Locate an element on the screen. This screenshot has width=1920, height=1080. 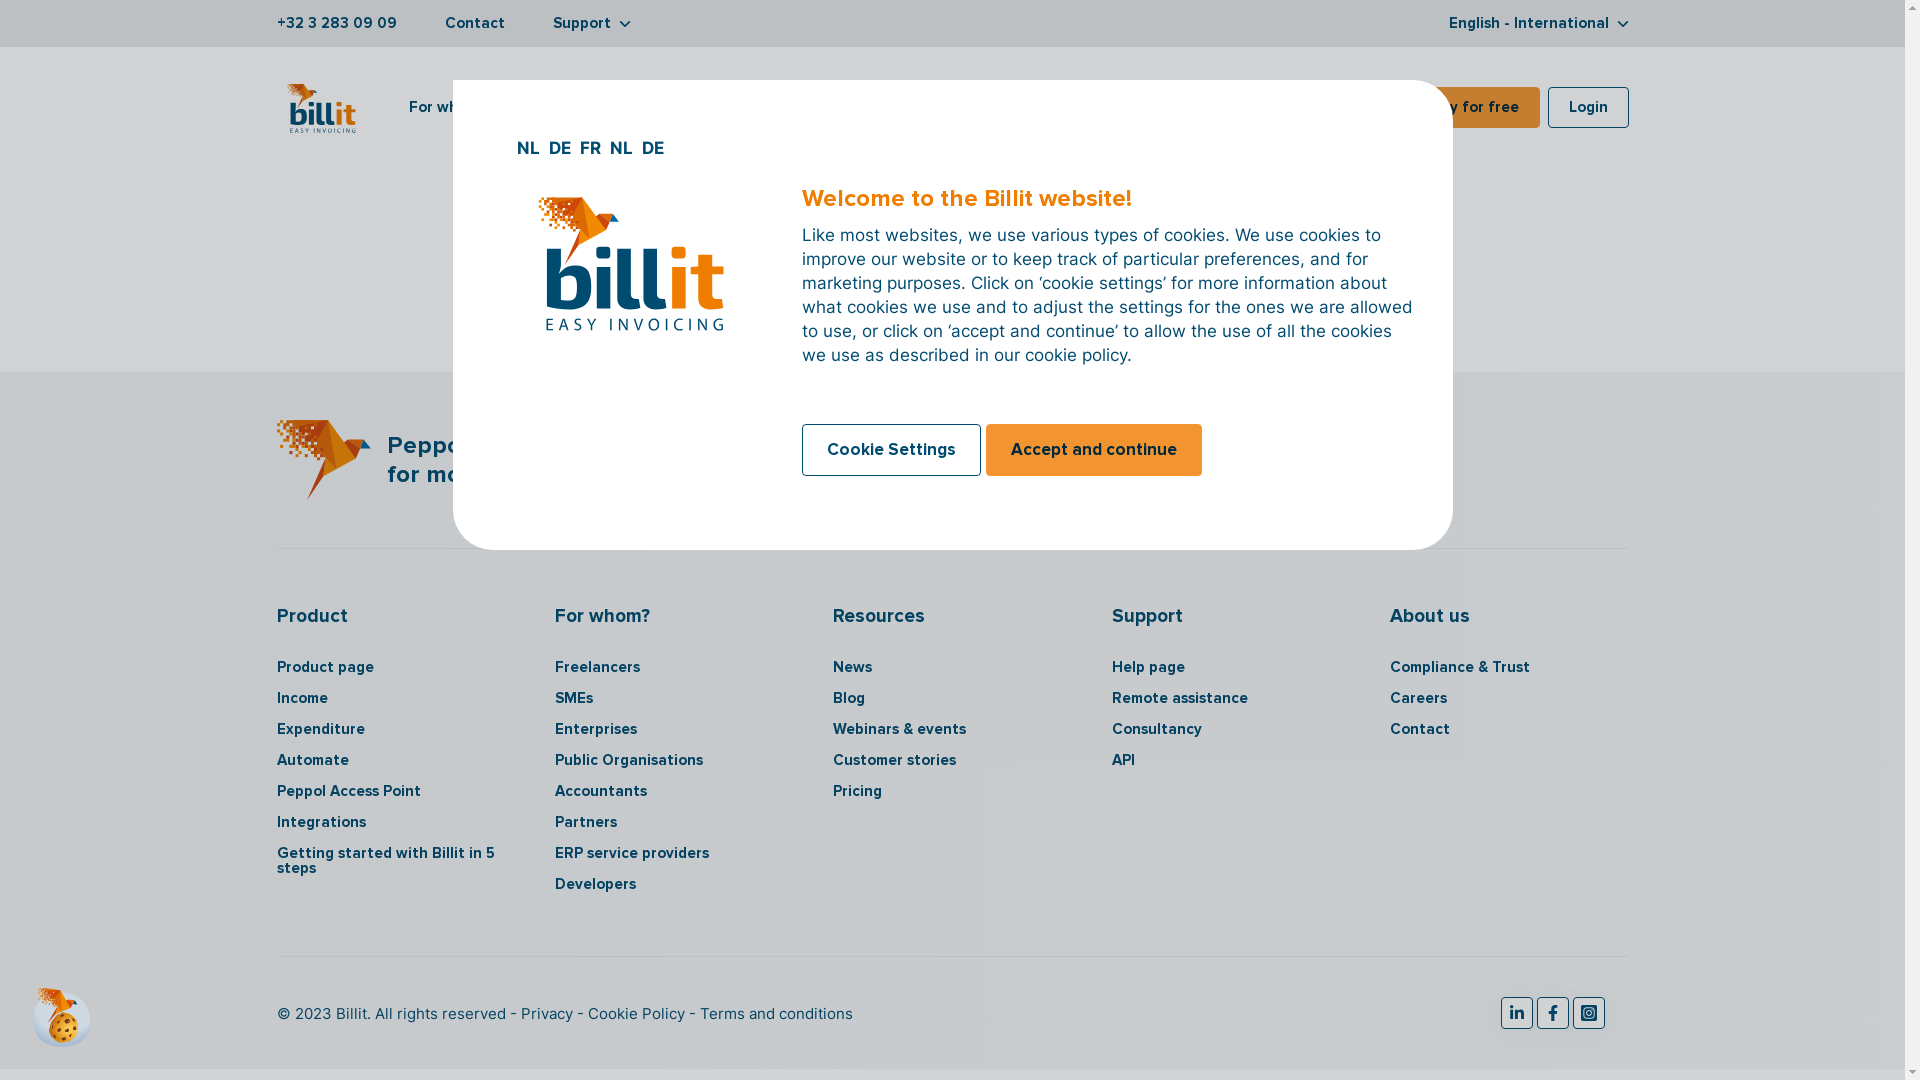
'Billit Logo' is located at coordinates (321, 113).